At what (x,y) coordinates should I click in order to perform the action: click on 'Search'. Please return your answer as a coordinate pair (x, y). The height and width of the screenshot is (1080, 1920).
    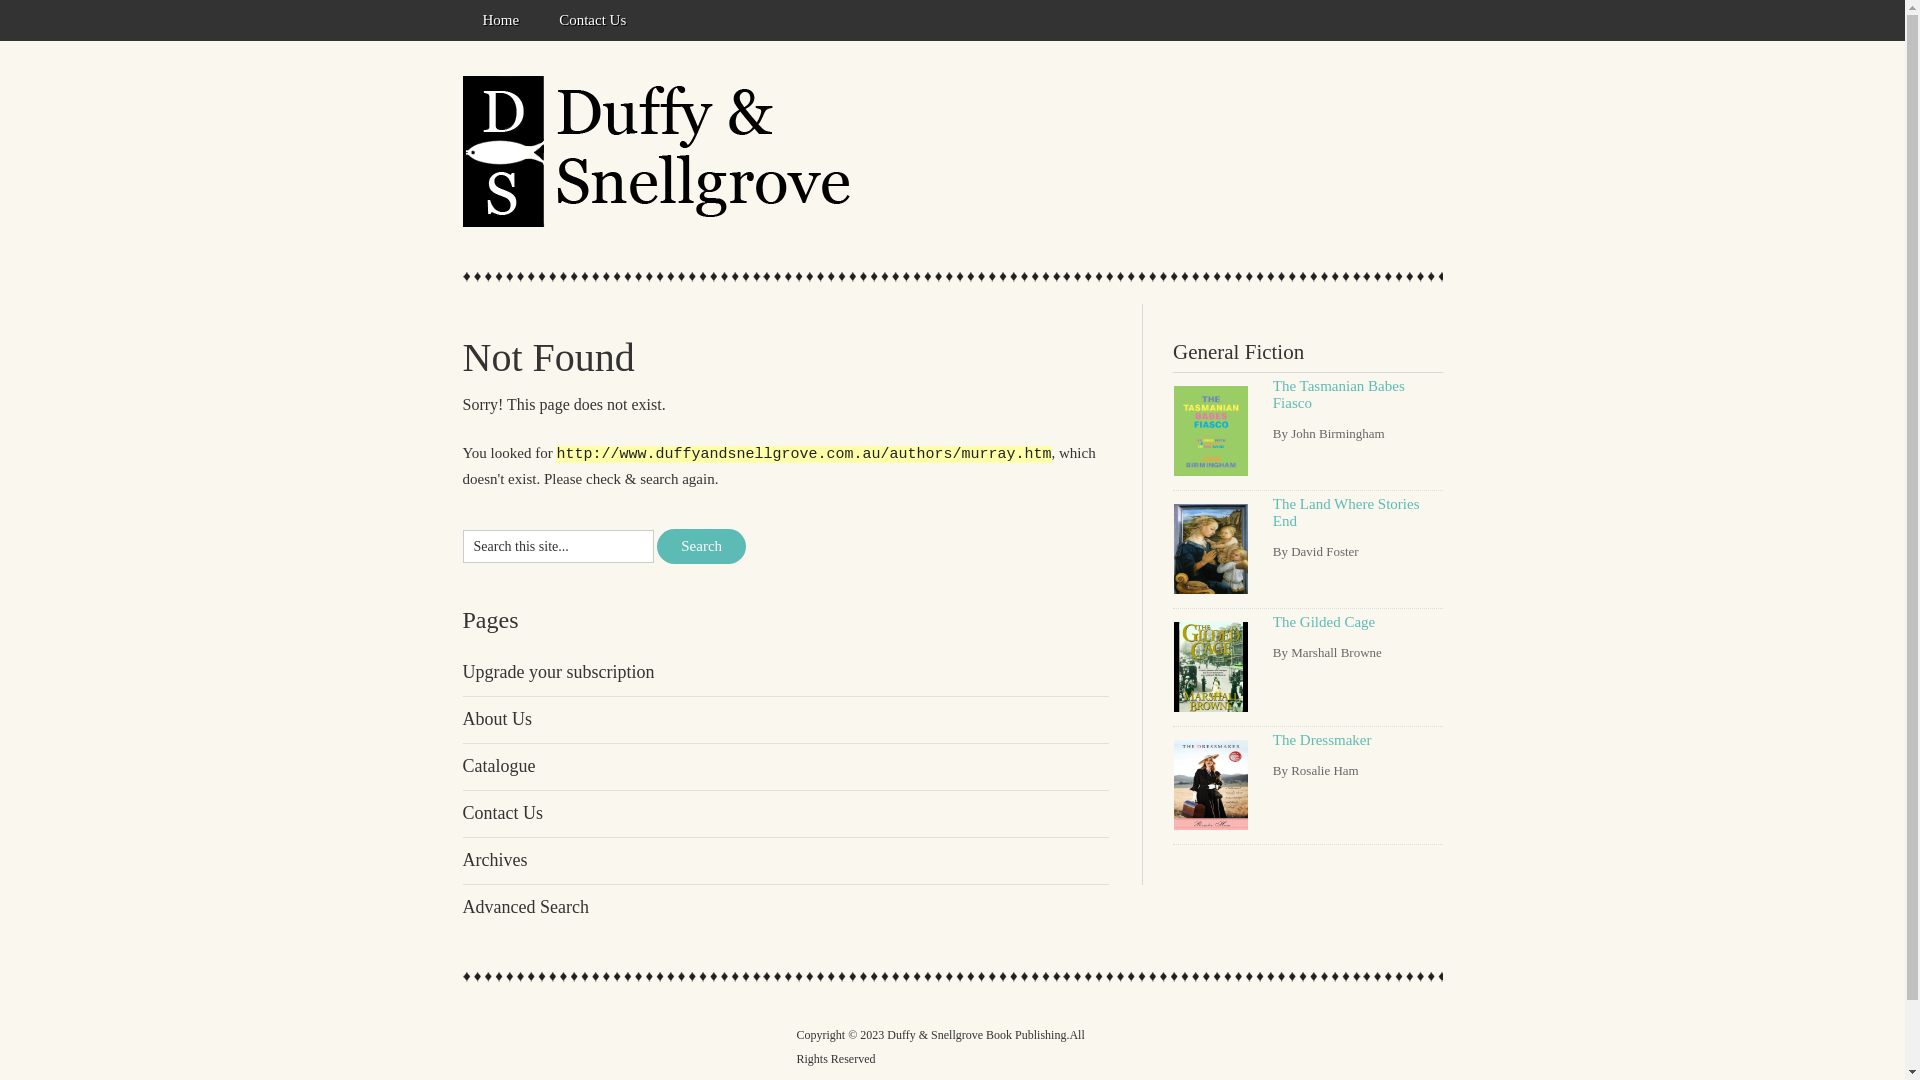
    Looking at the image, I should click on (657, 546).